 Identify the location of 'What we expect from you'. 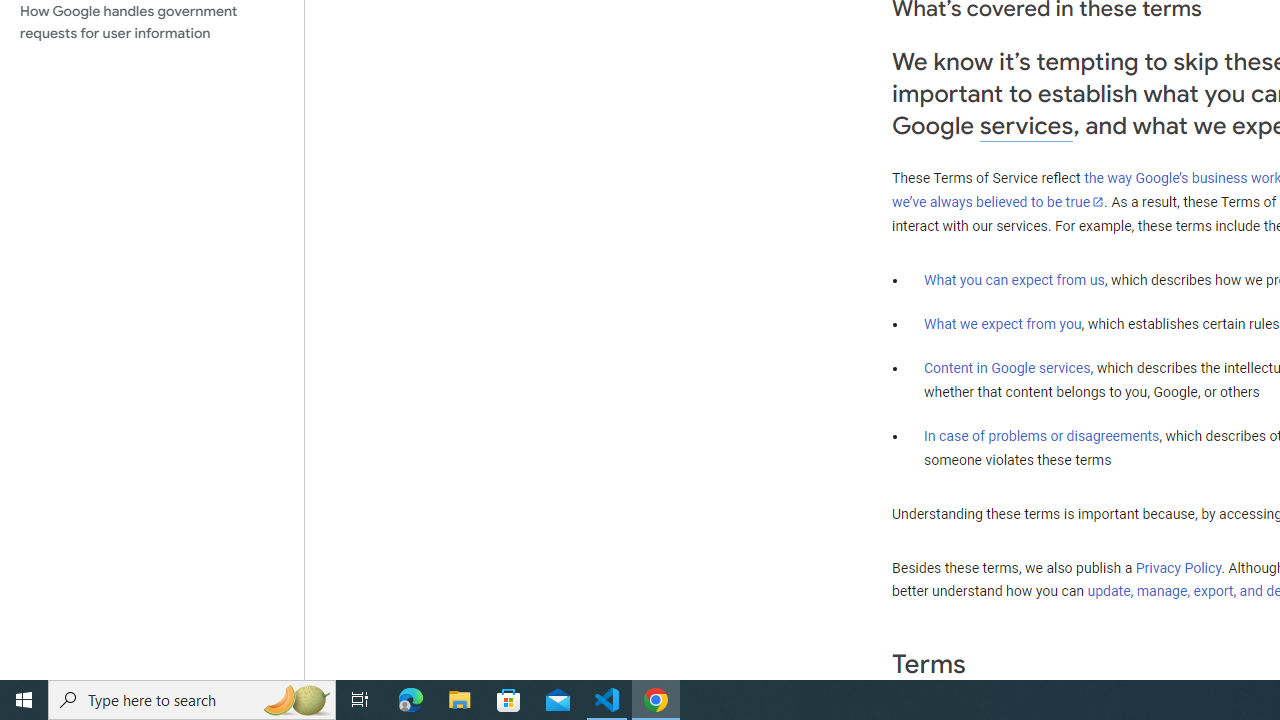
(1002, 323).